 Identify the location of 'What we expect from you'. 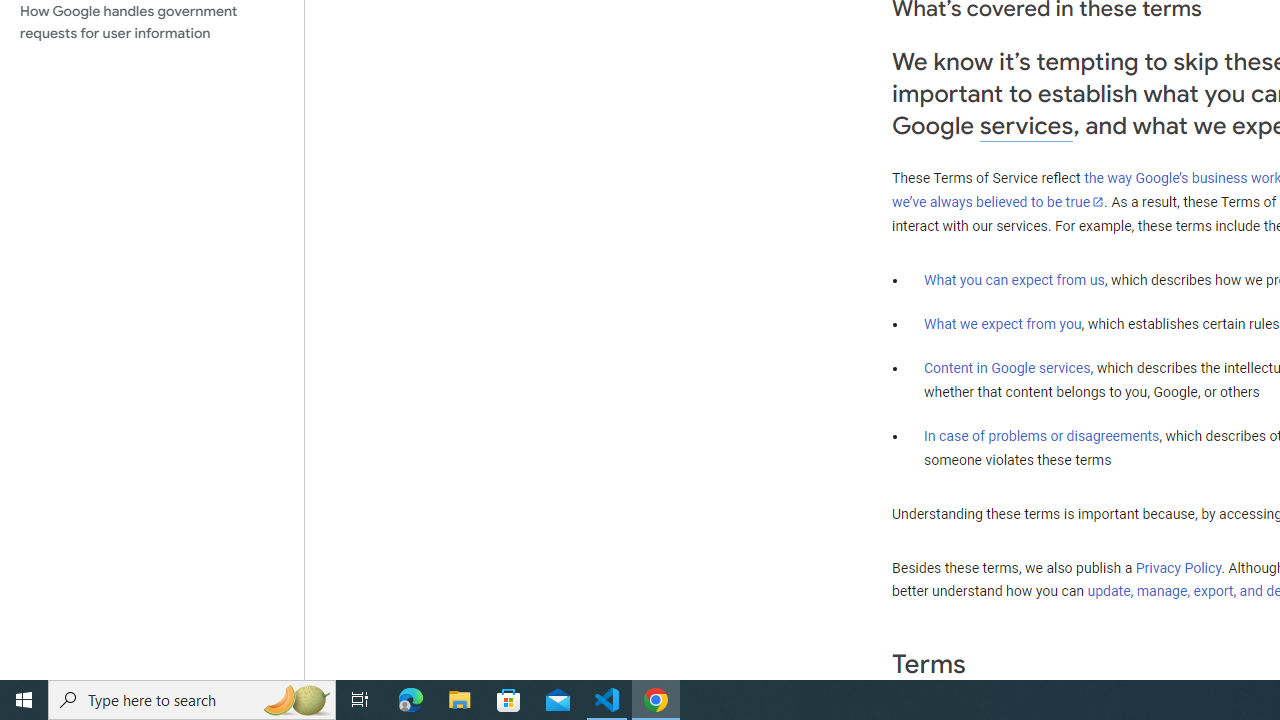
(1002, 323).